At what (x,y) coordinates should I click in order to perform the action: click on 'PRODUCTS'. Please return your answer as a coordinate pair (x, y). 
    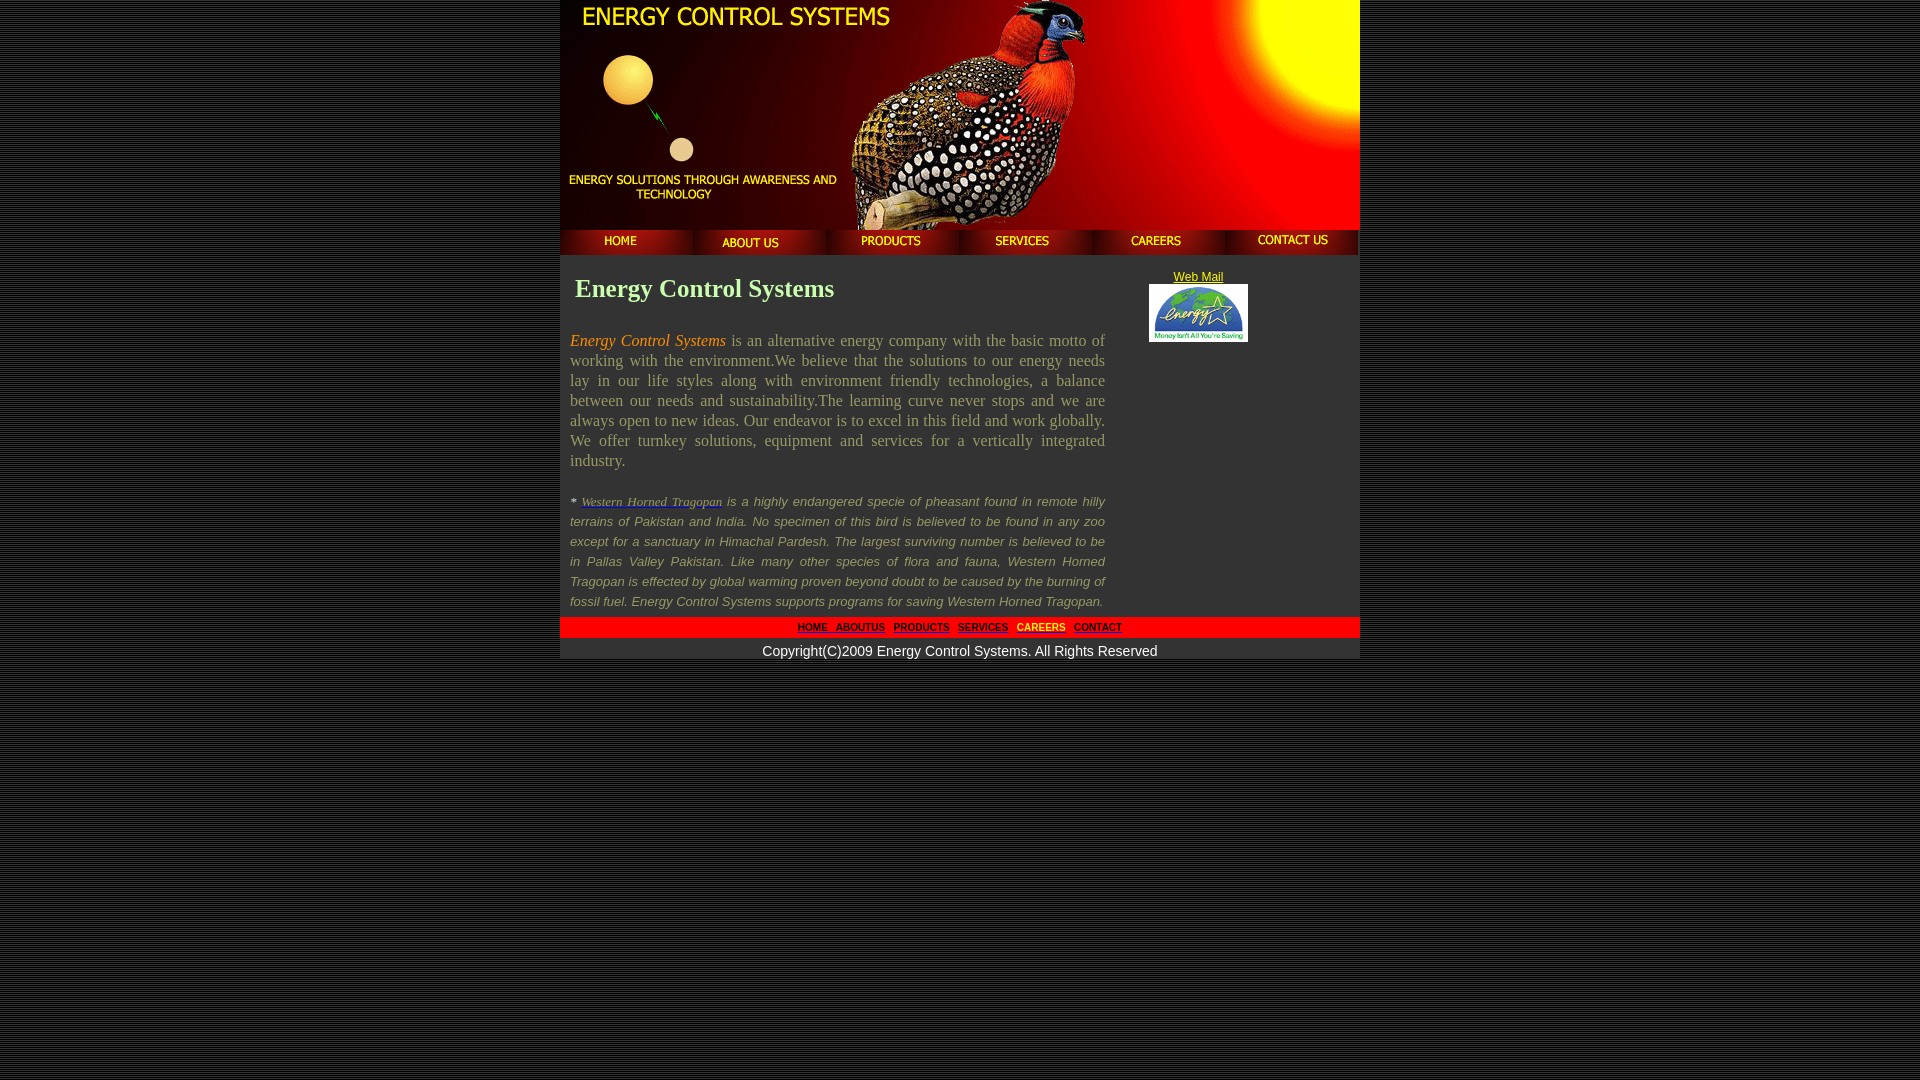
    Looking at the image, I should click on (920, 626).